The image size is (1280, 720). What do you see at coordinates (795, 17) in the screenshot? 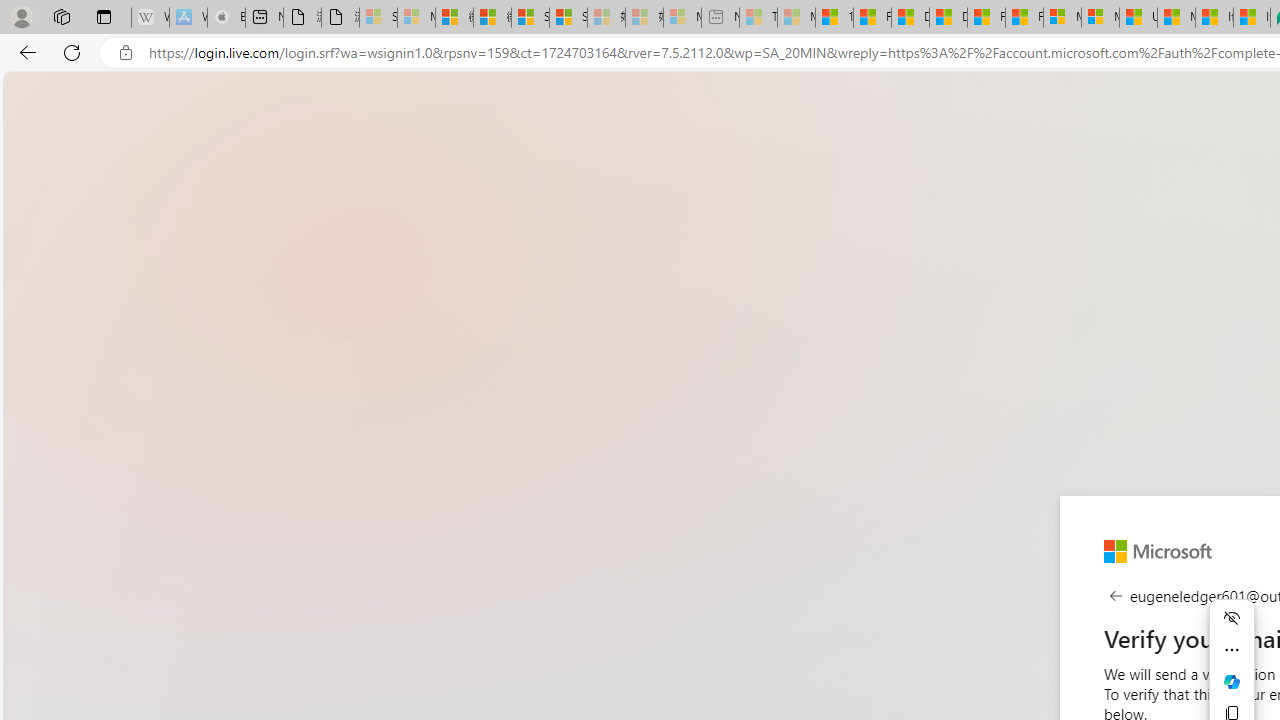
I see `'Marine life - MSN - Sleeping'` at bounding box center [795, 17].